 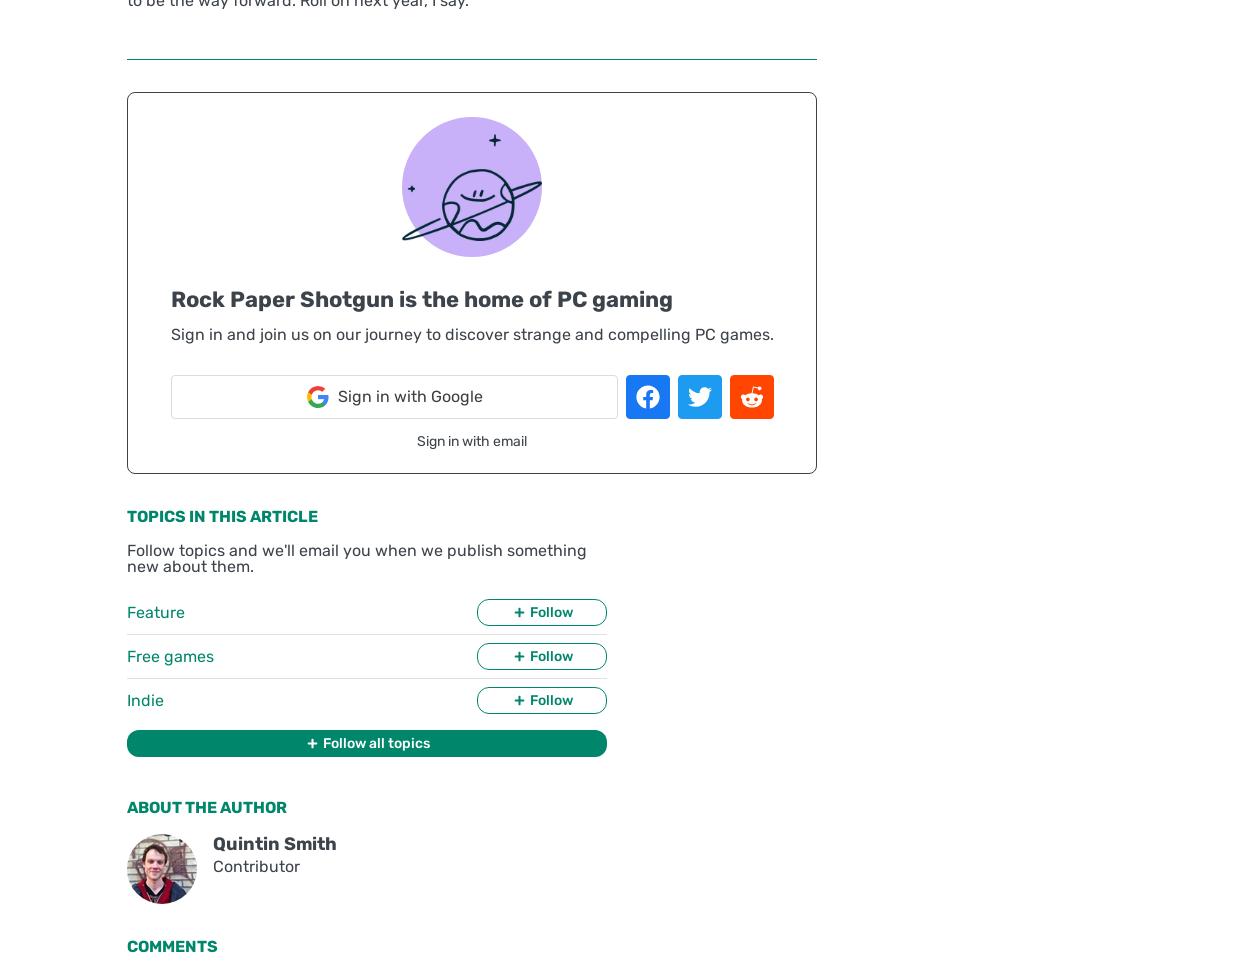 What do you see at coordinates (145, 698) in the screenshot?
I see `'Indie'` at bounding box center [145, 698].